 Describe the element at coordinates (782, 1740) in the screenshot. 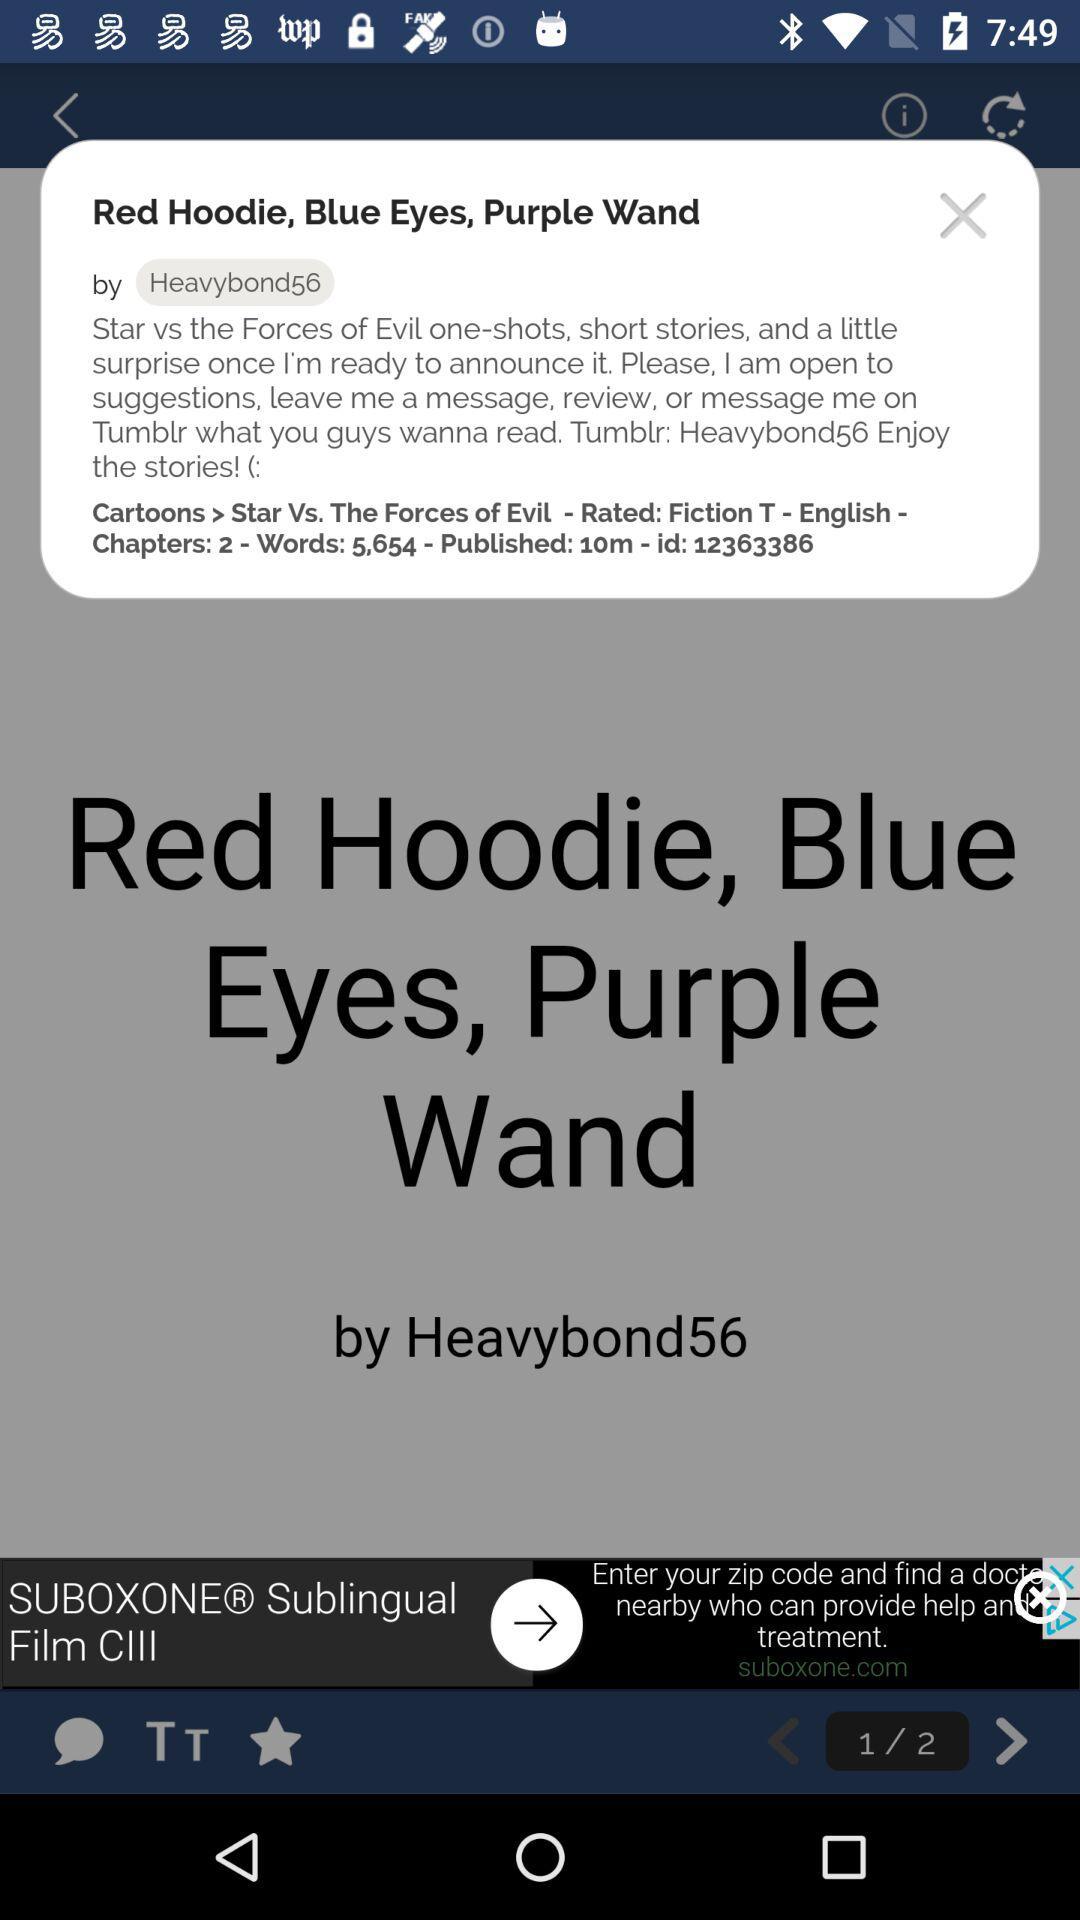

I see `previous` at that location.